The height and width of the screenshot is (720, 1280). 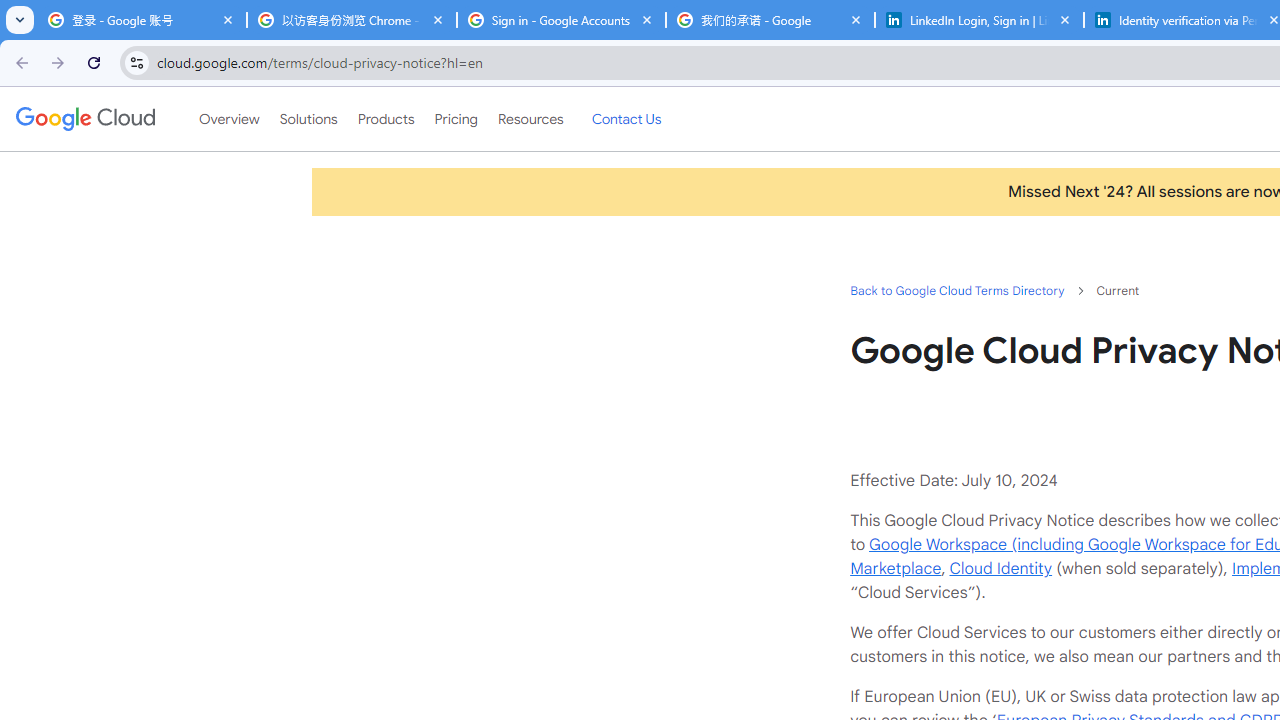 I want to click on 'Pricing', so click(x=454, y=119).